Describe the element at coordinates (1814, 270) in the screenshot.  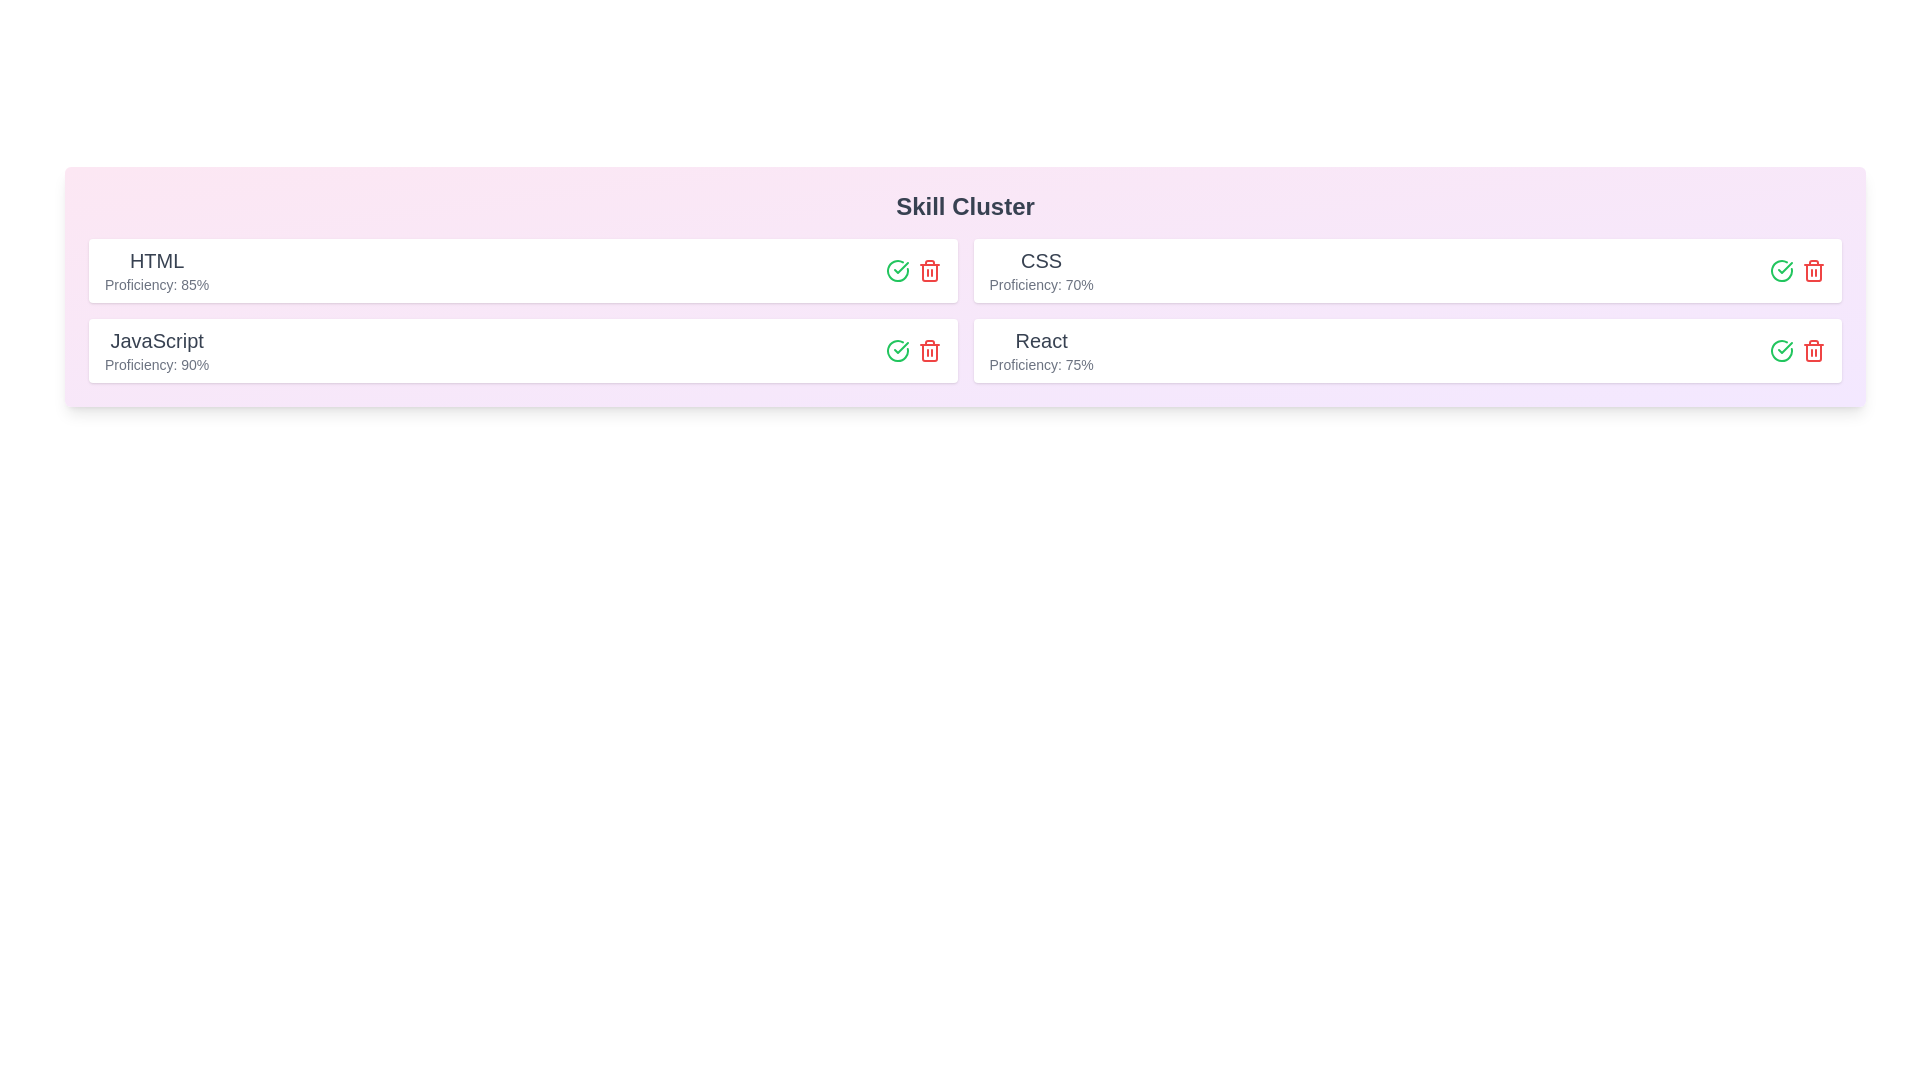
I see `remove button for the item labeled CSS` at that location.